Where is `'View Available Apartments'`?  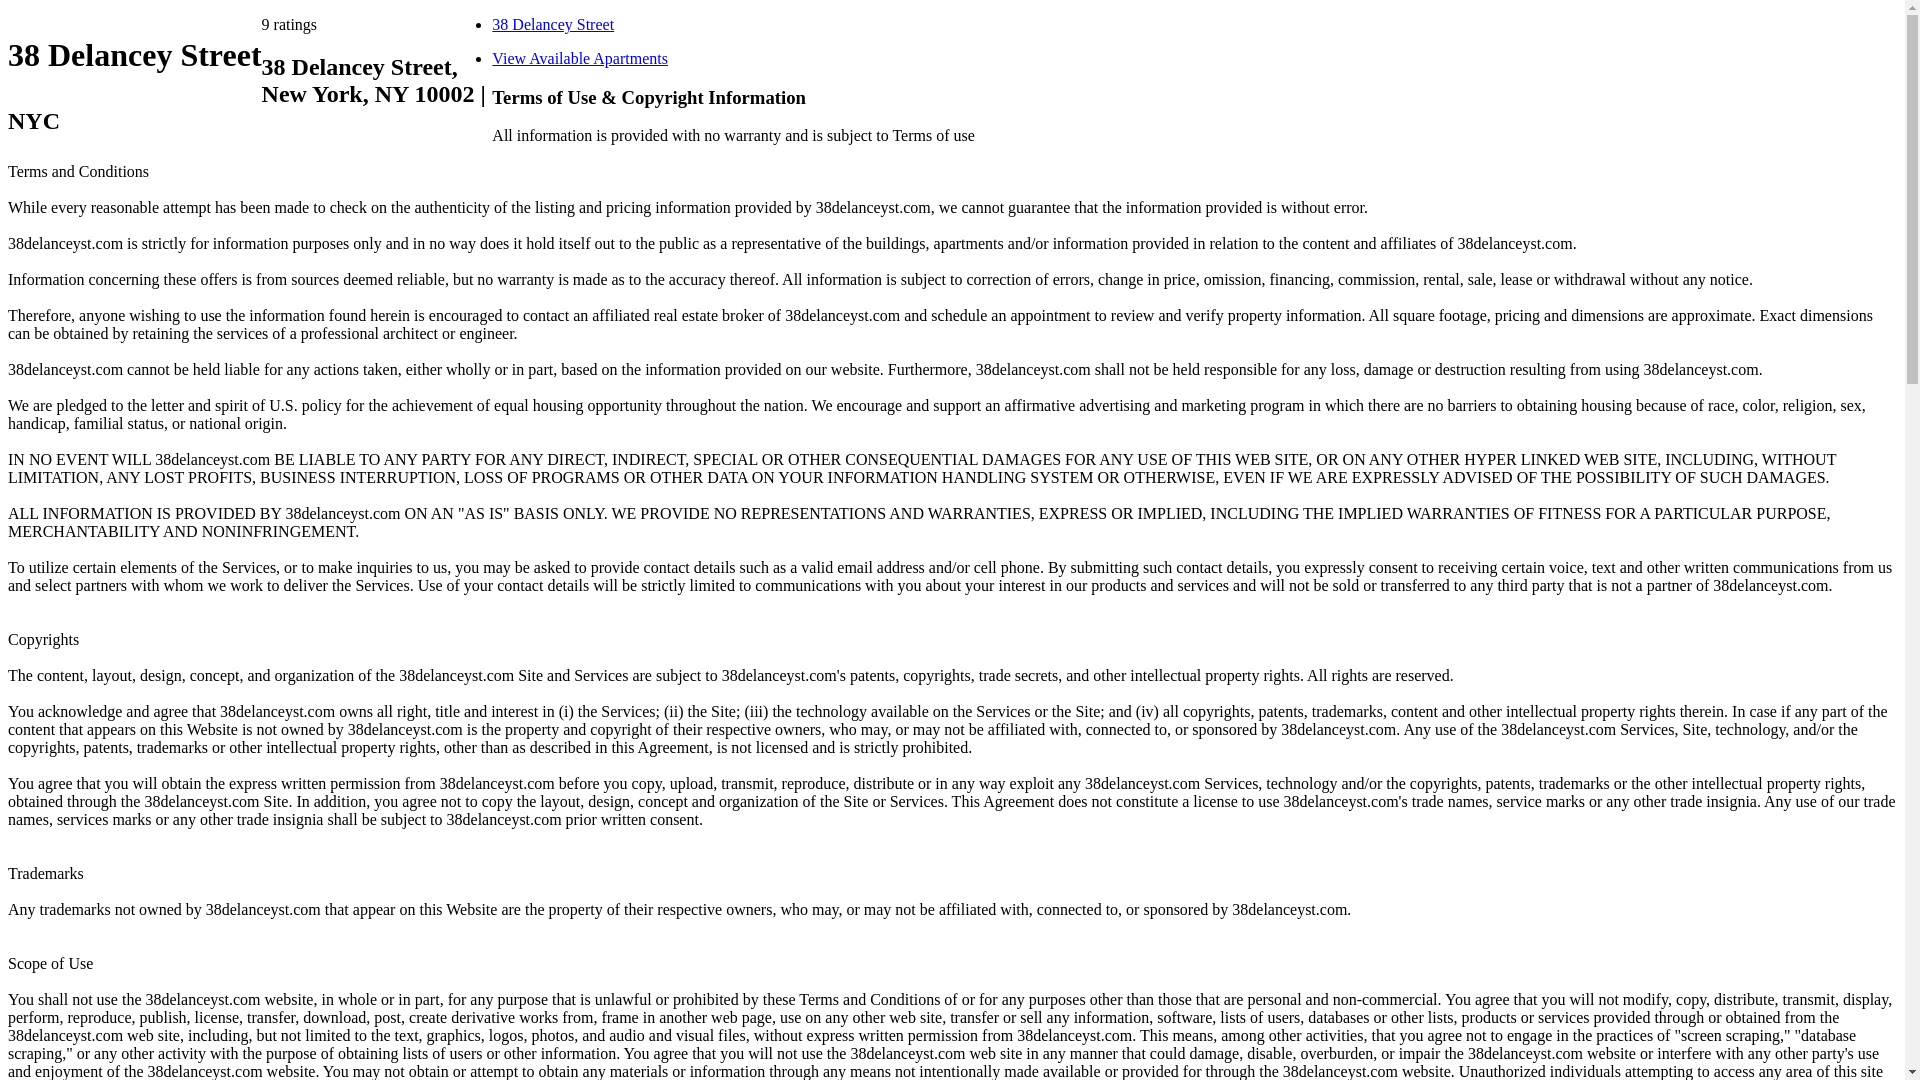 'View Available Apartments' is located at coordinates (579, 57).